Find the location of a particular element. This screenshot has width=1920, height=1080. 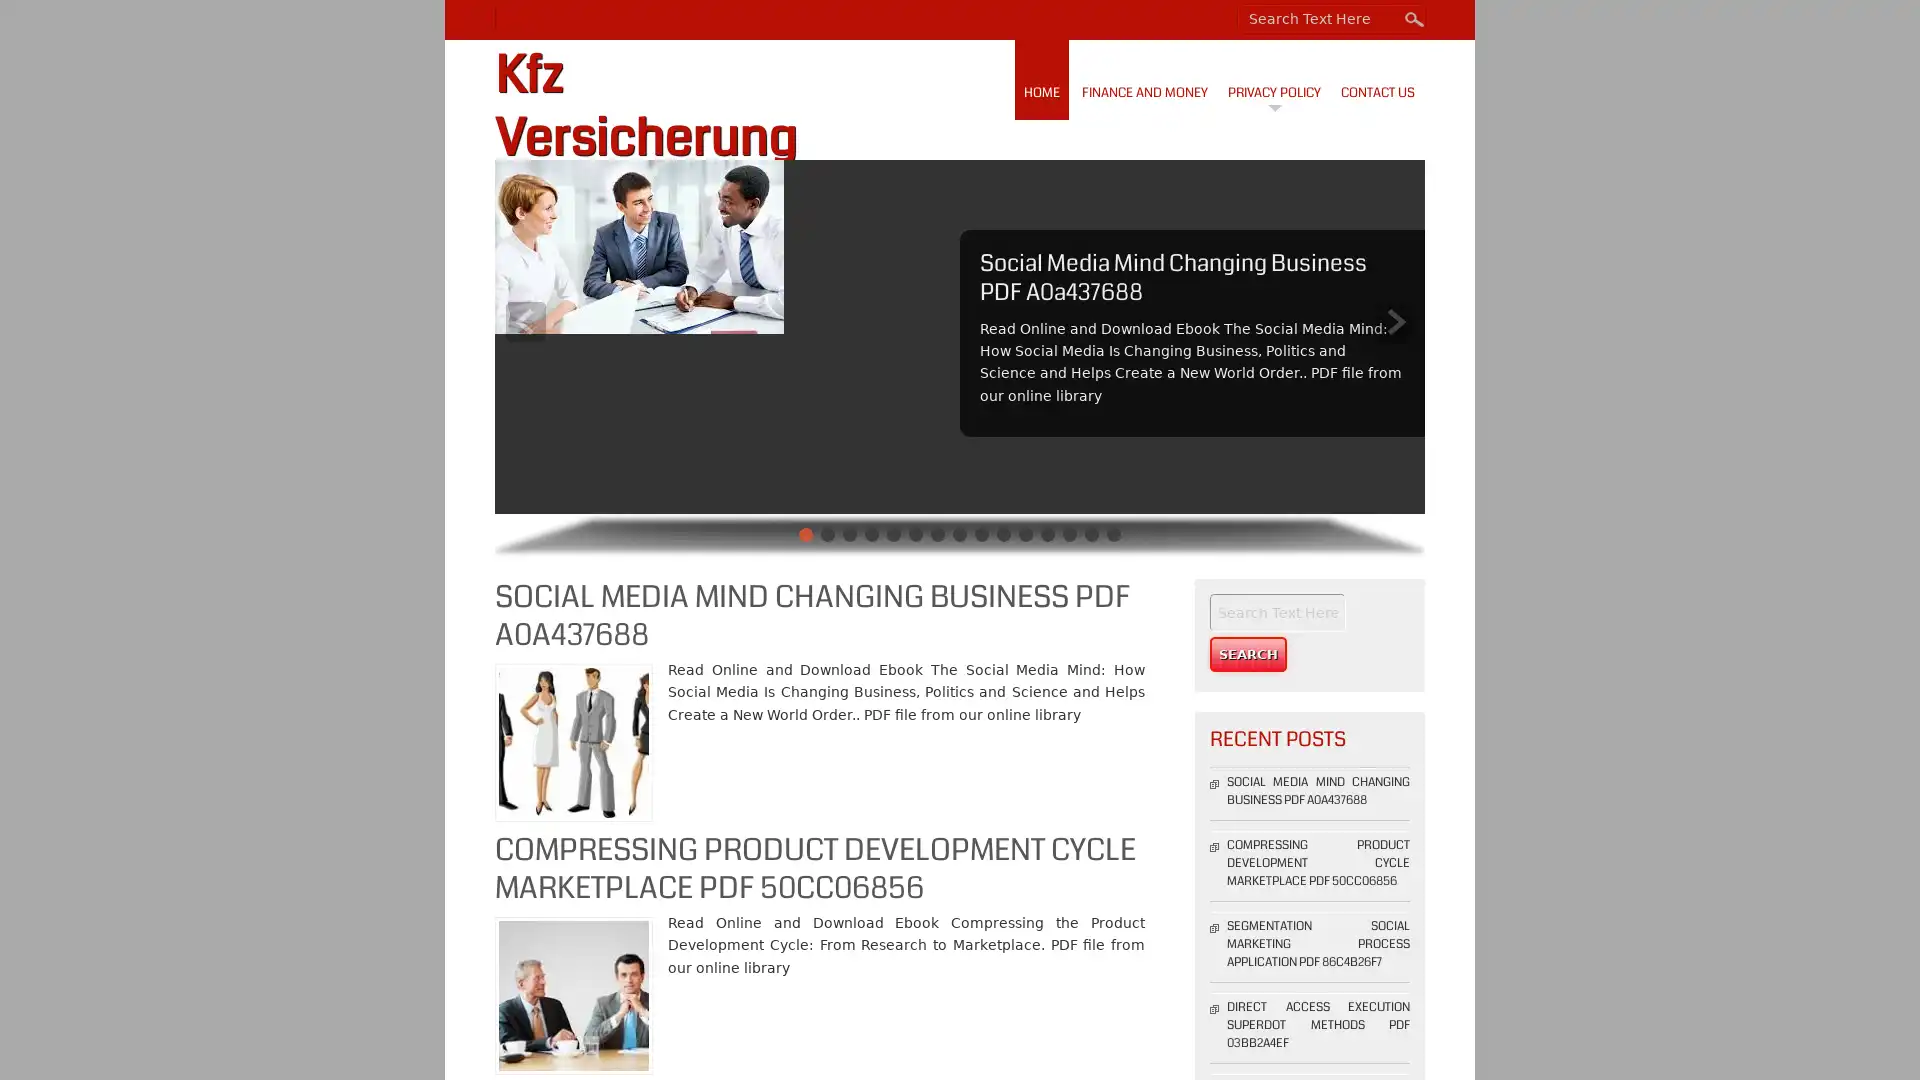

Search is located at coordinates (1247, 654).